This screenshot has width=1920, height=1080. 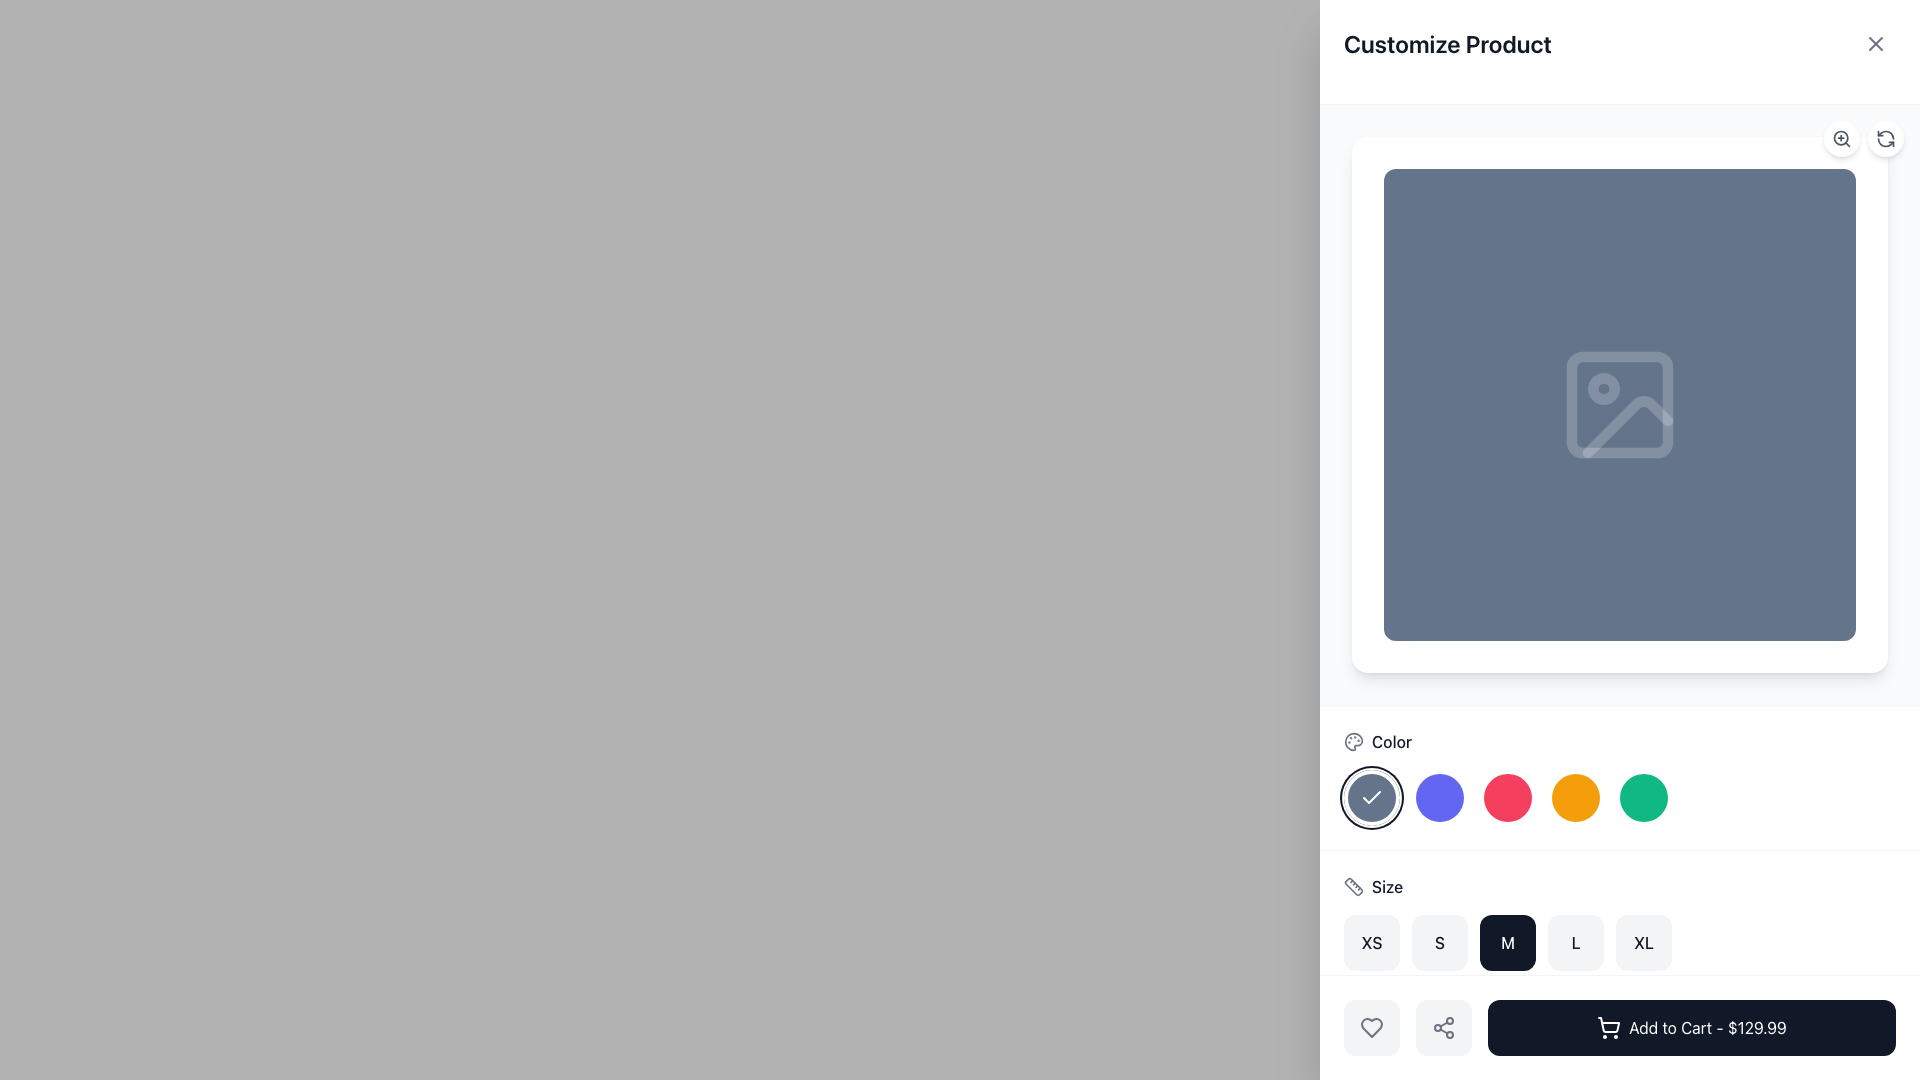 I want to click on the fourth circular interactive button in the 'Color' section, so click(x=1574, y=797).